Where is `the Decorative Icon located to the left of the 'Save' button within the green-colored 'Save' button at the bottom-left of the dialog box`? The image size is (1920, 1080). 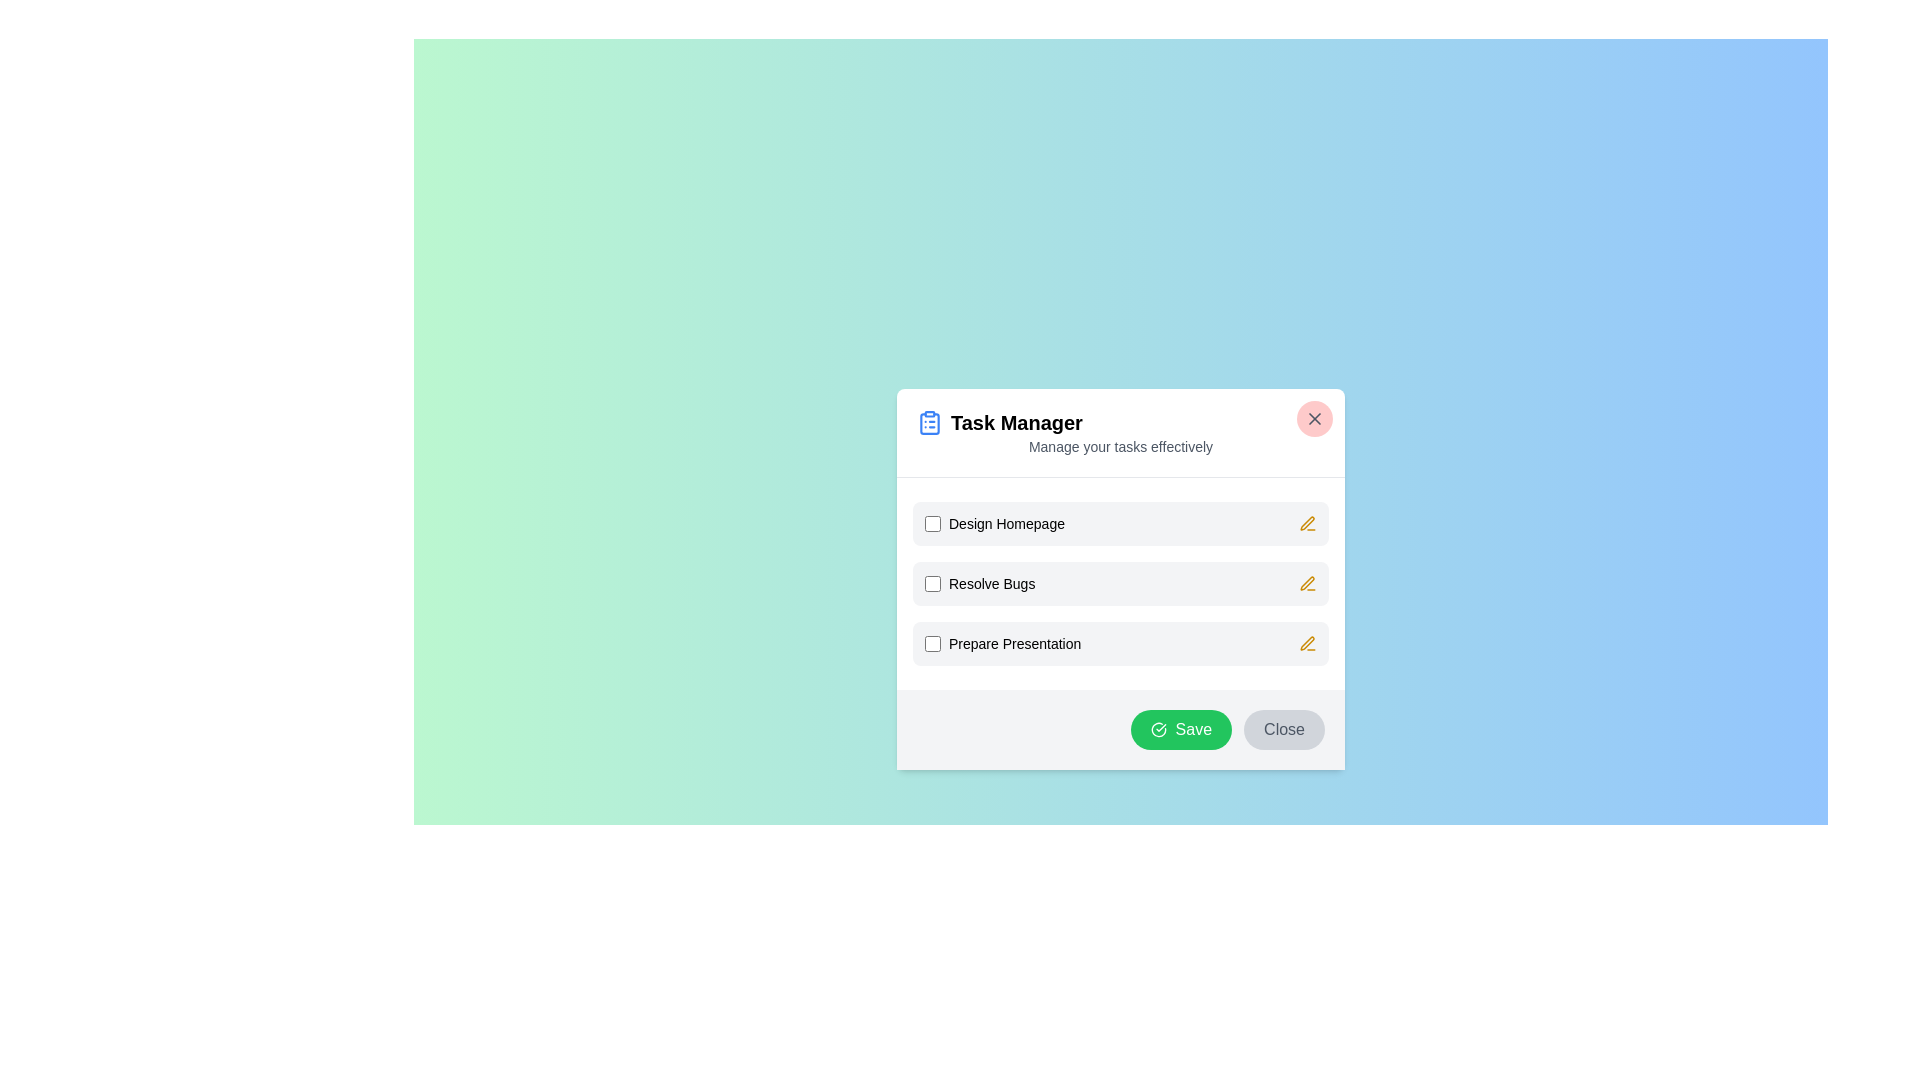
the Decorative Icon located to the left of the 'Save' button within the green-colored 'Save' button at the bottom-left of the dialog box is located at coordinates (1159, 730).